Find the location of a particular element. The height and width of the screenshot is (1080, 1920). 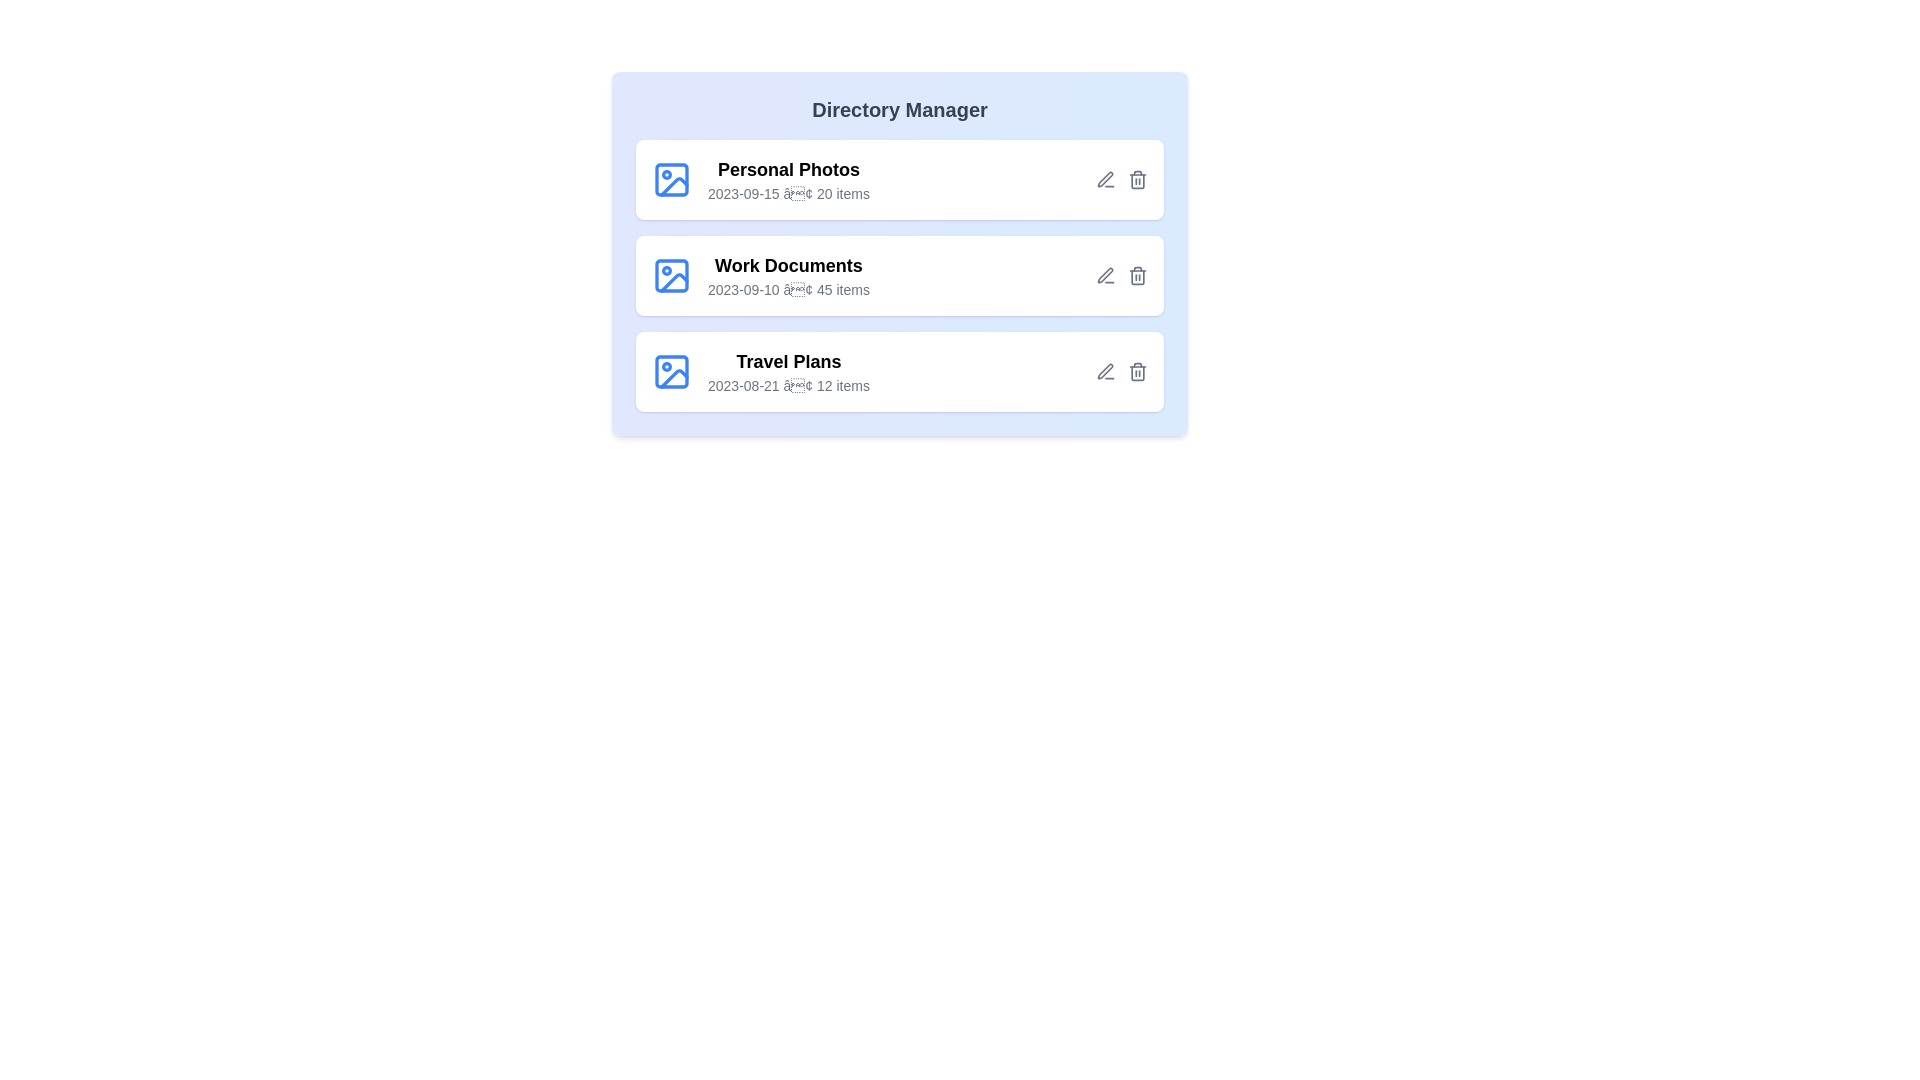

the edit icon for the directory Personal Photos is located at coordinates (1104, 180).